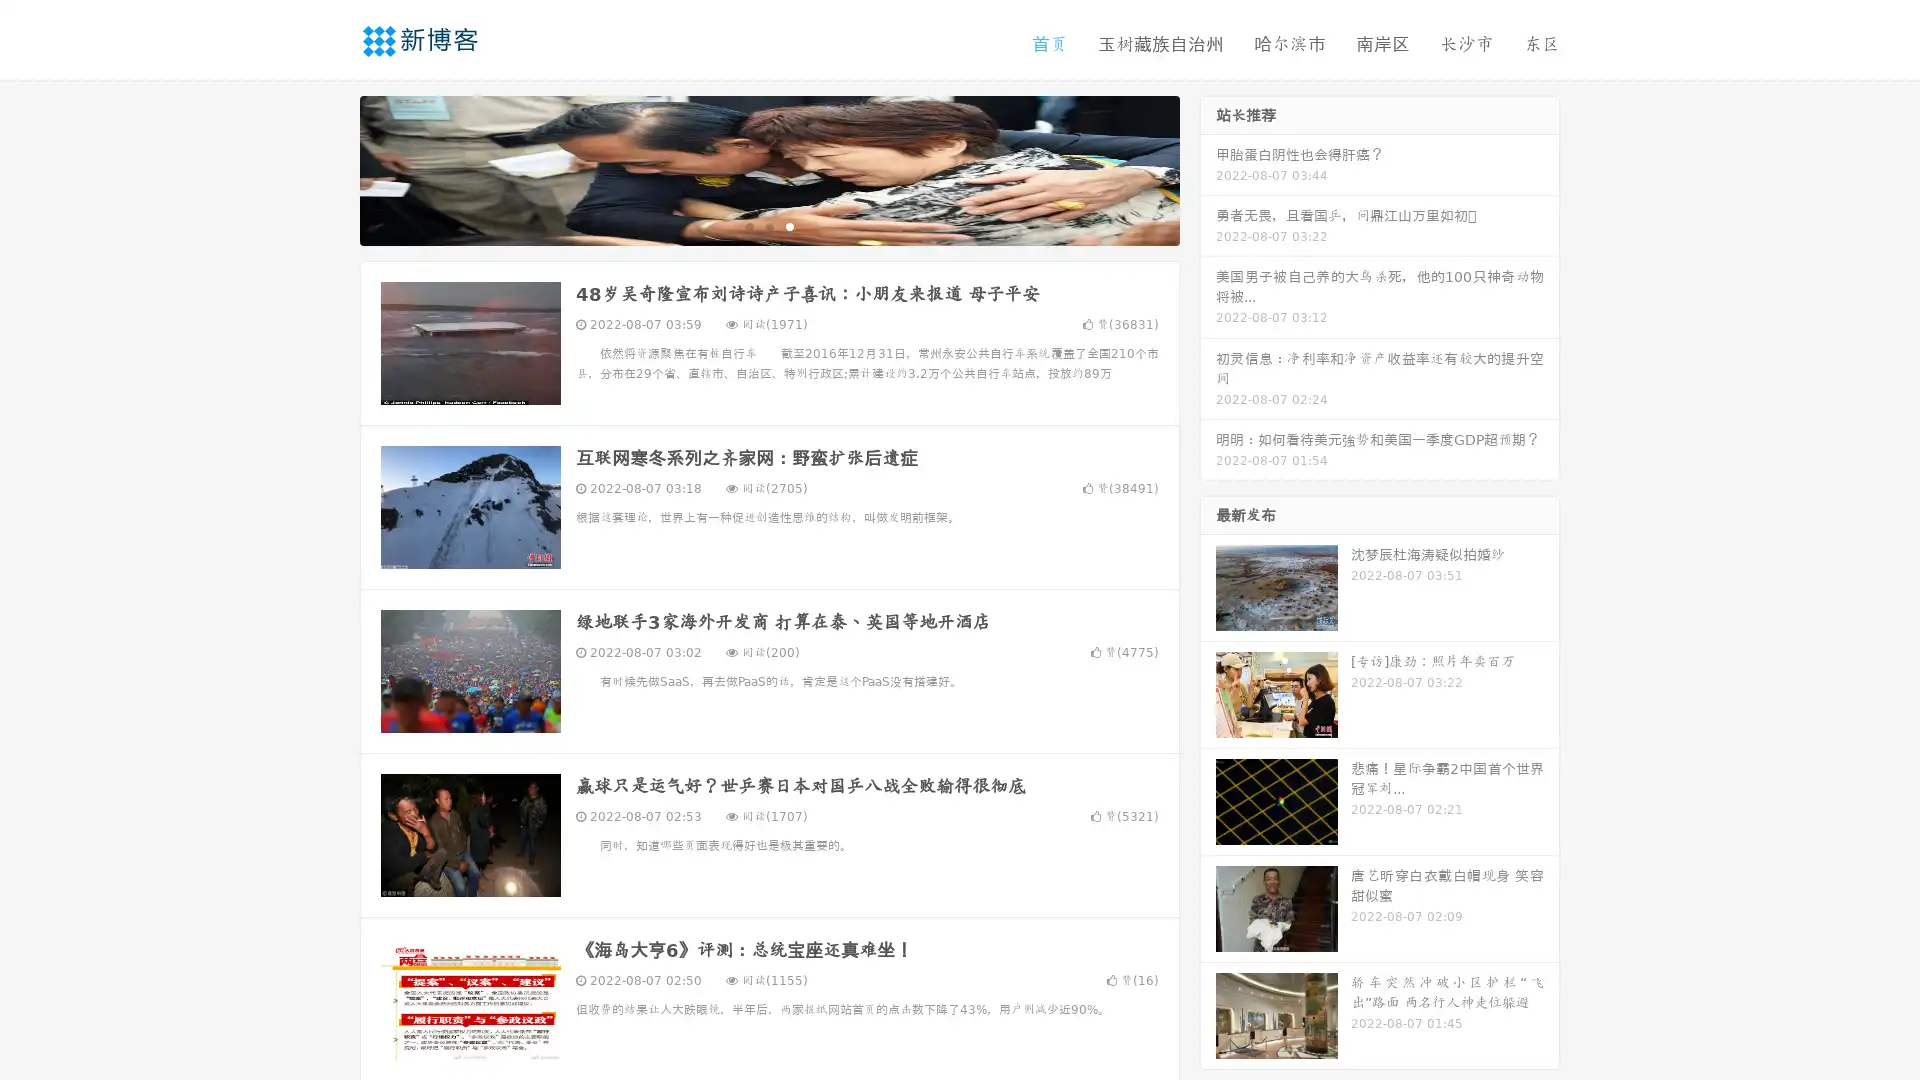 This screenshot has width=1920, height=1080. What do you see at coordinates (1208, 168) in the screenshot?
I see `Next slide` at bounding box center [1208, 168].